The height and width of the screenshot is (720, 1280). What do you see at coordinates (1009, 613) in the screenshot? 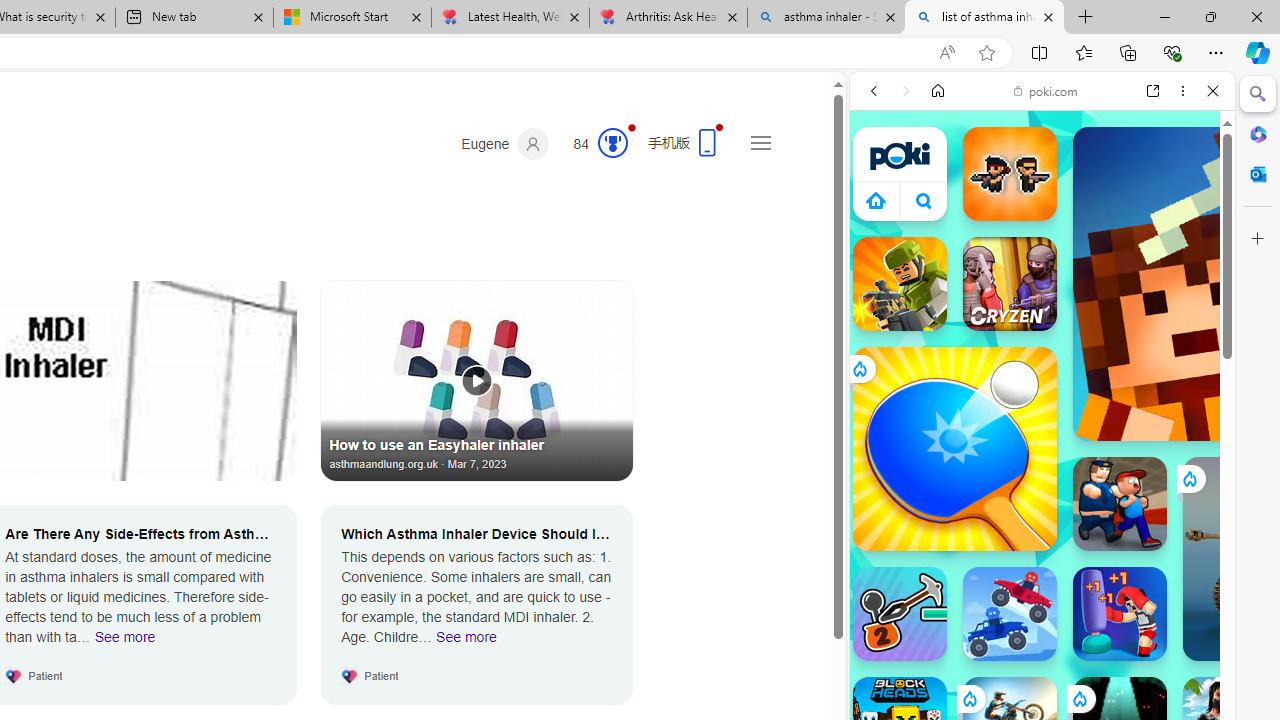
I see `'Battle Wheels'` at bounding box center [1009, 613].